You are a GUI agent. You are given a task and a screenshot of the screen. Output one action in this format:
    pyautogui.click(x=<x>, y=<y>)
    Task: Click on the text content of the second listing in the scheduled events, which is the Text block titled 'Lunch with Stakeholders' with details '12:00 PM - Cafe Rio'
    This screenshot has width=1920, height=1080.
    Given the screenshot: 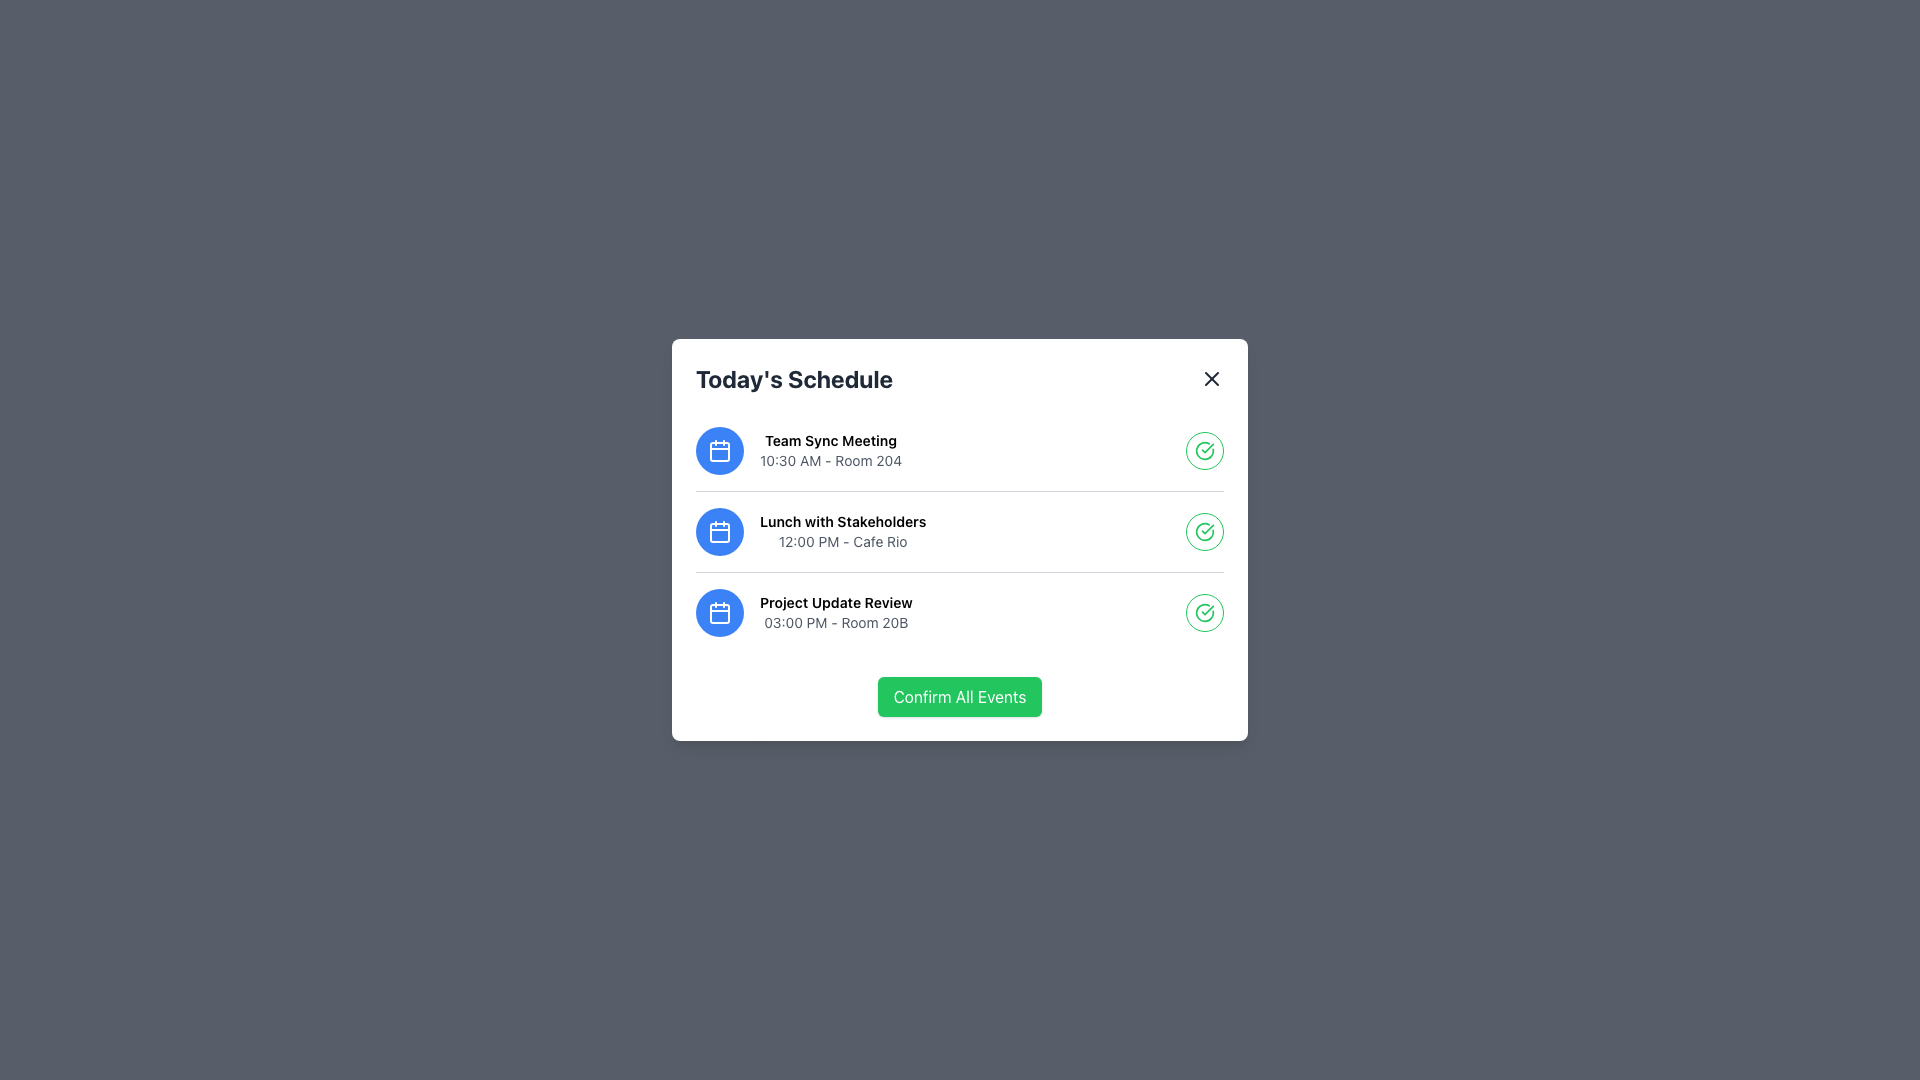 What is the action you would take?
    pyautogui.click(x=843, y=531)
    